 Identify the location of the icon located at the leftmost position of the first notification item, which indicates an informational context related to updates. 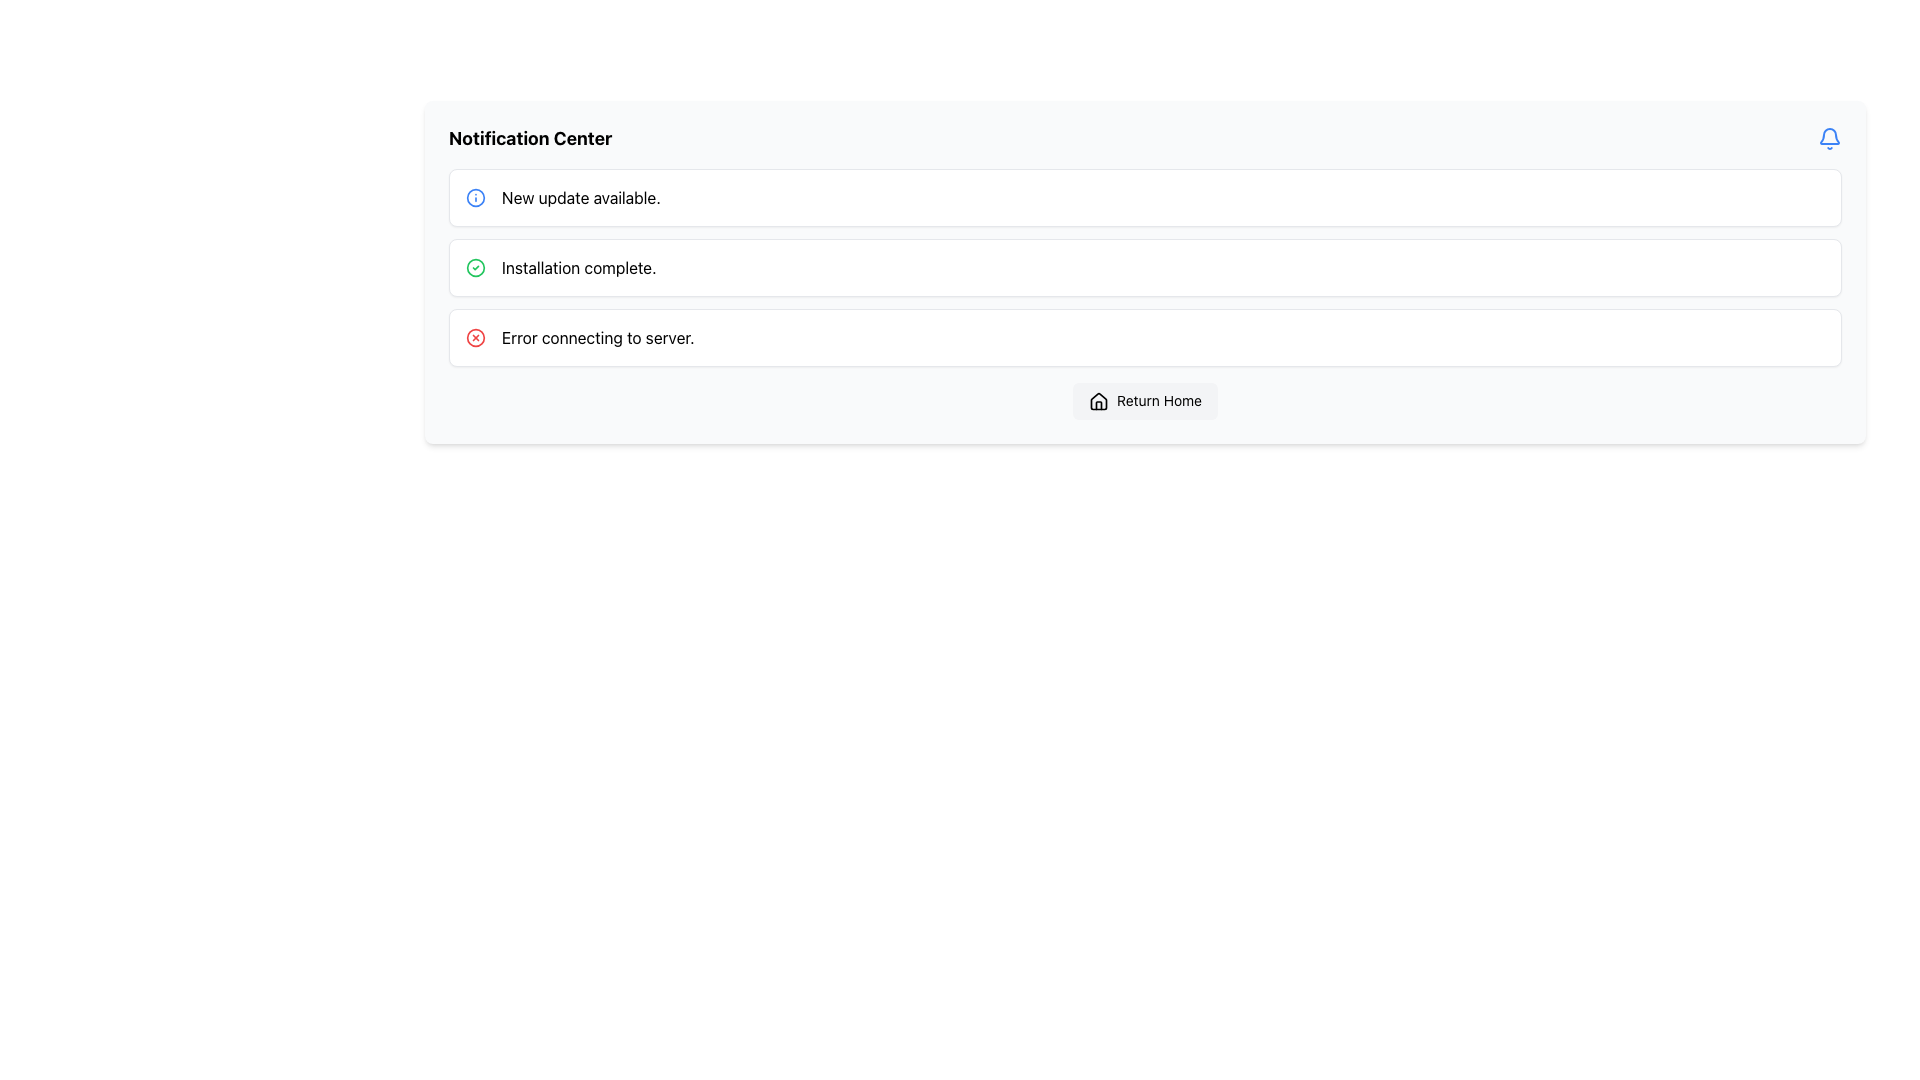
(474, 197).